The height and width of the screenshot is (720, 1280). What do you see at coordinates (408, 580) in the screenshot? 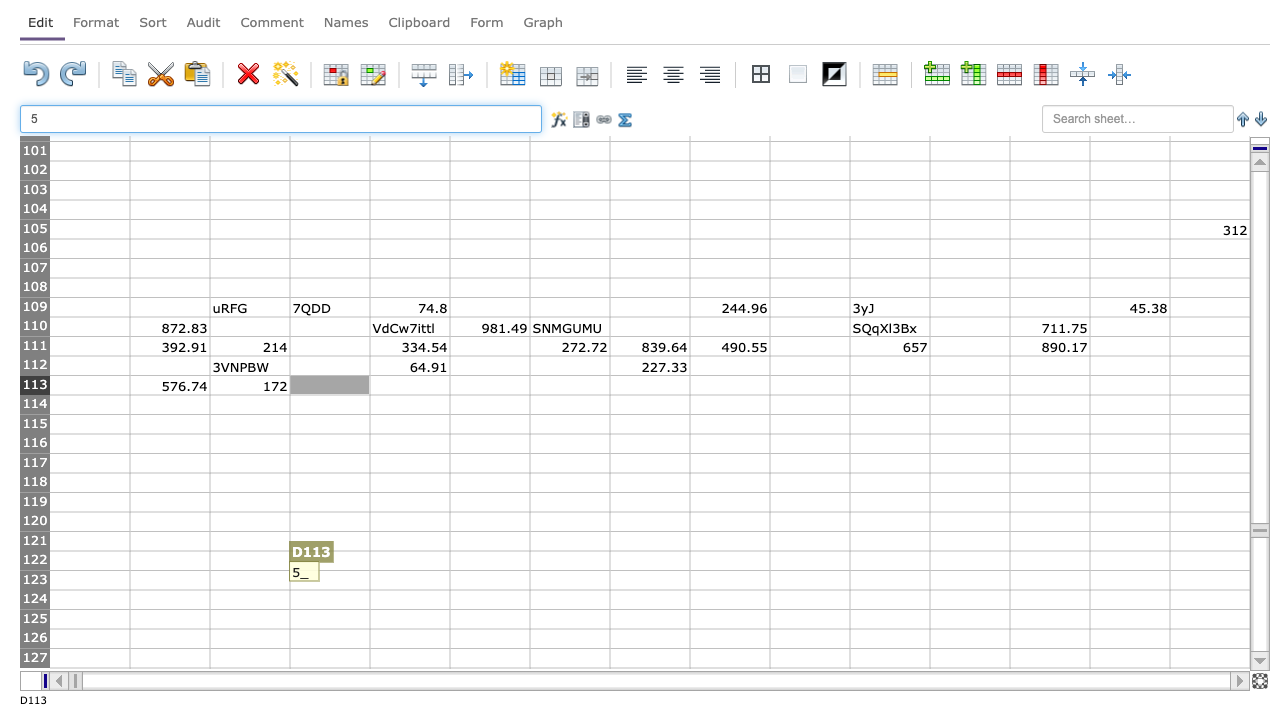
I see `column E row 123` at bounding box center [408, 580].